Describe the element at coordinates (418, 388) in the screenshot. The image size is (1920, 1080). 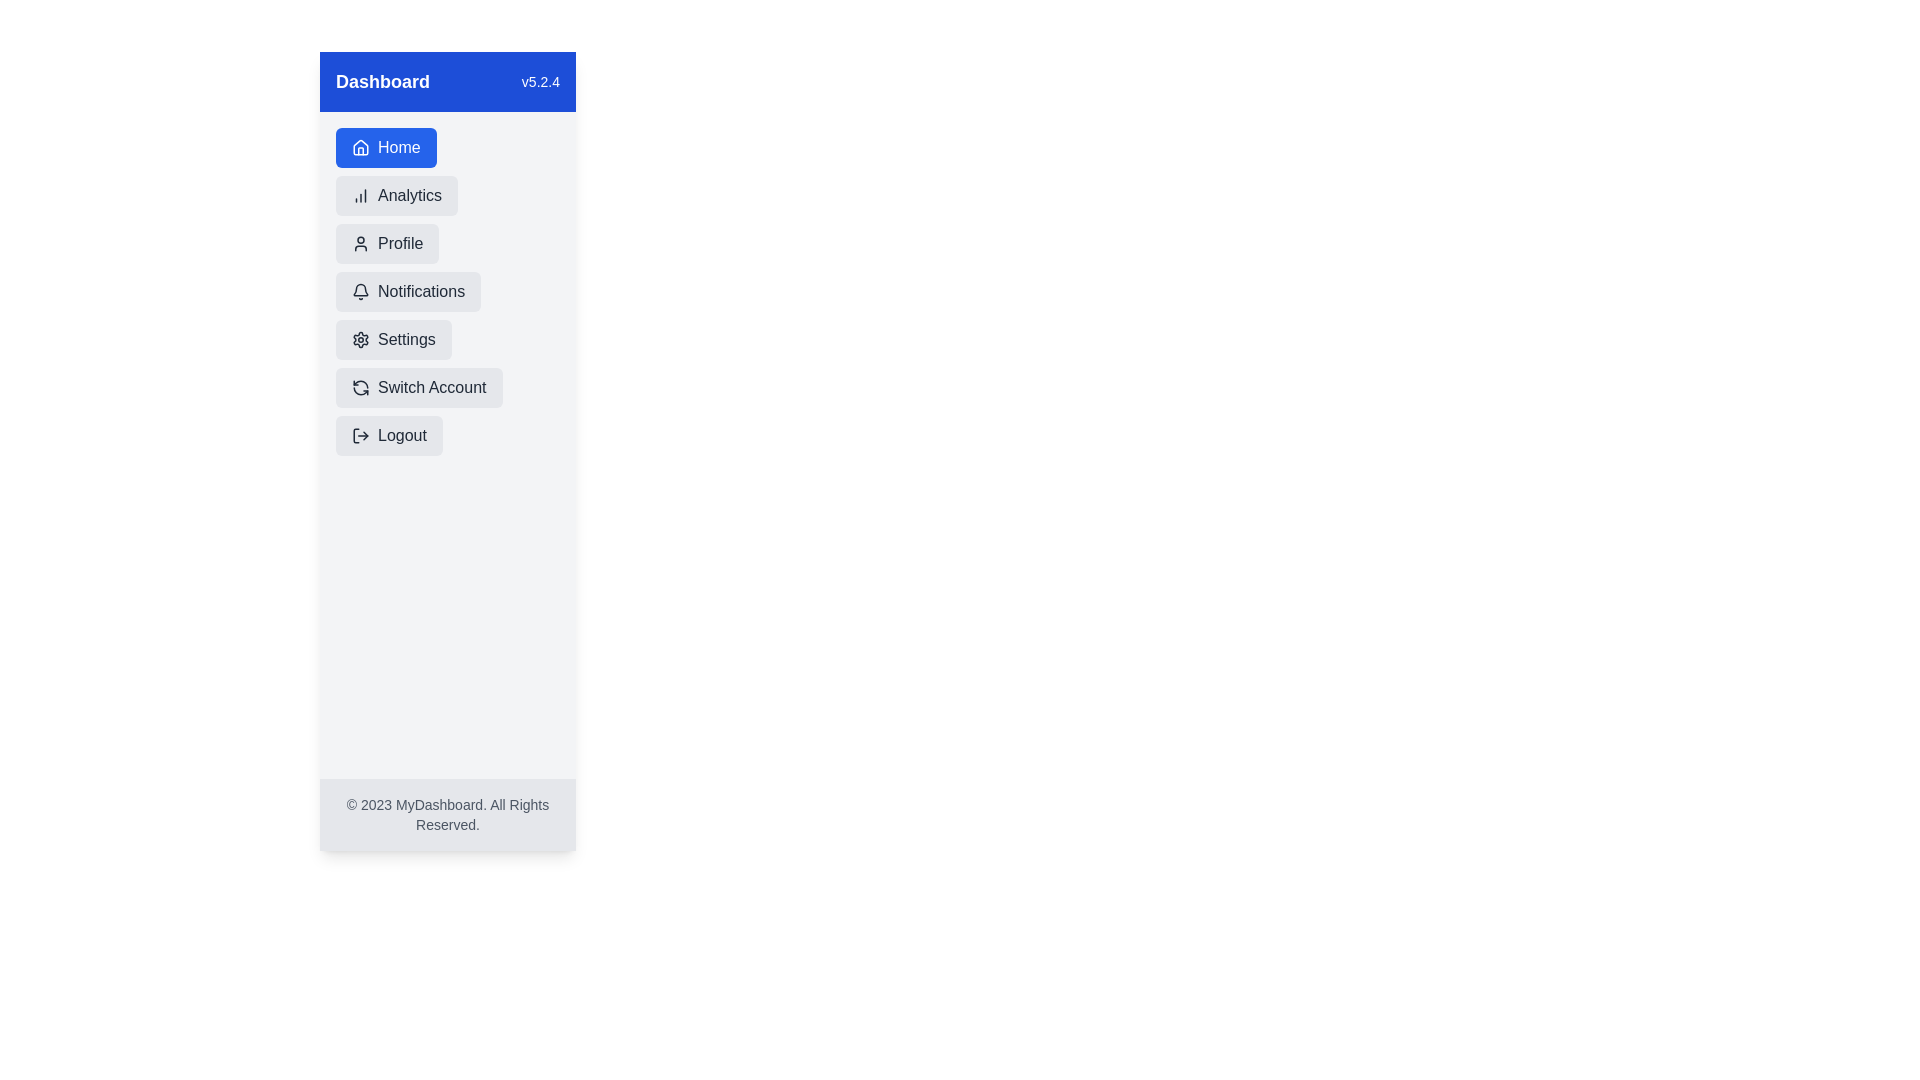
I see `the account switch button located on the left sidebar, sixth from the top` at that location.